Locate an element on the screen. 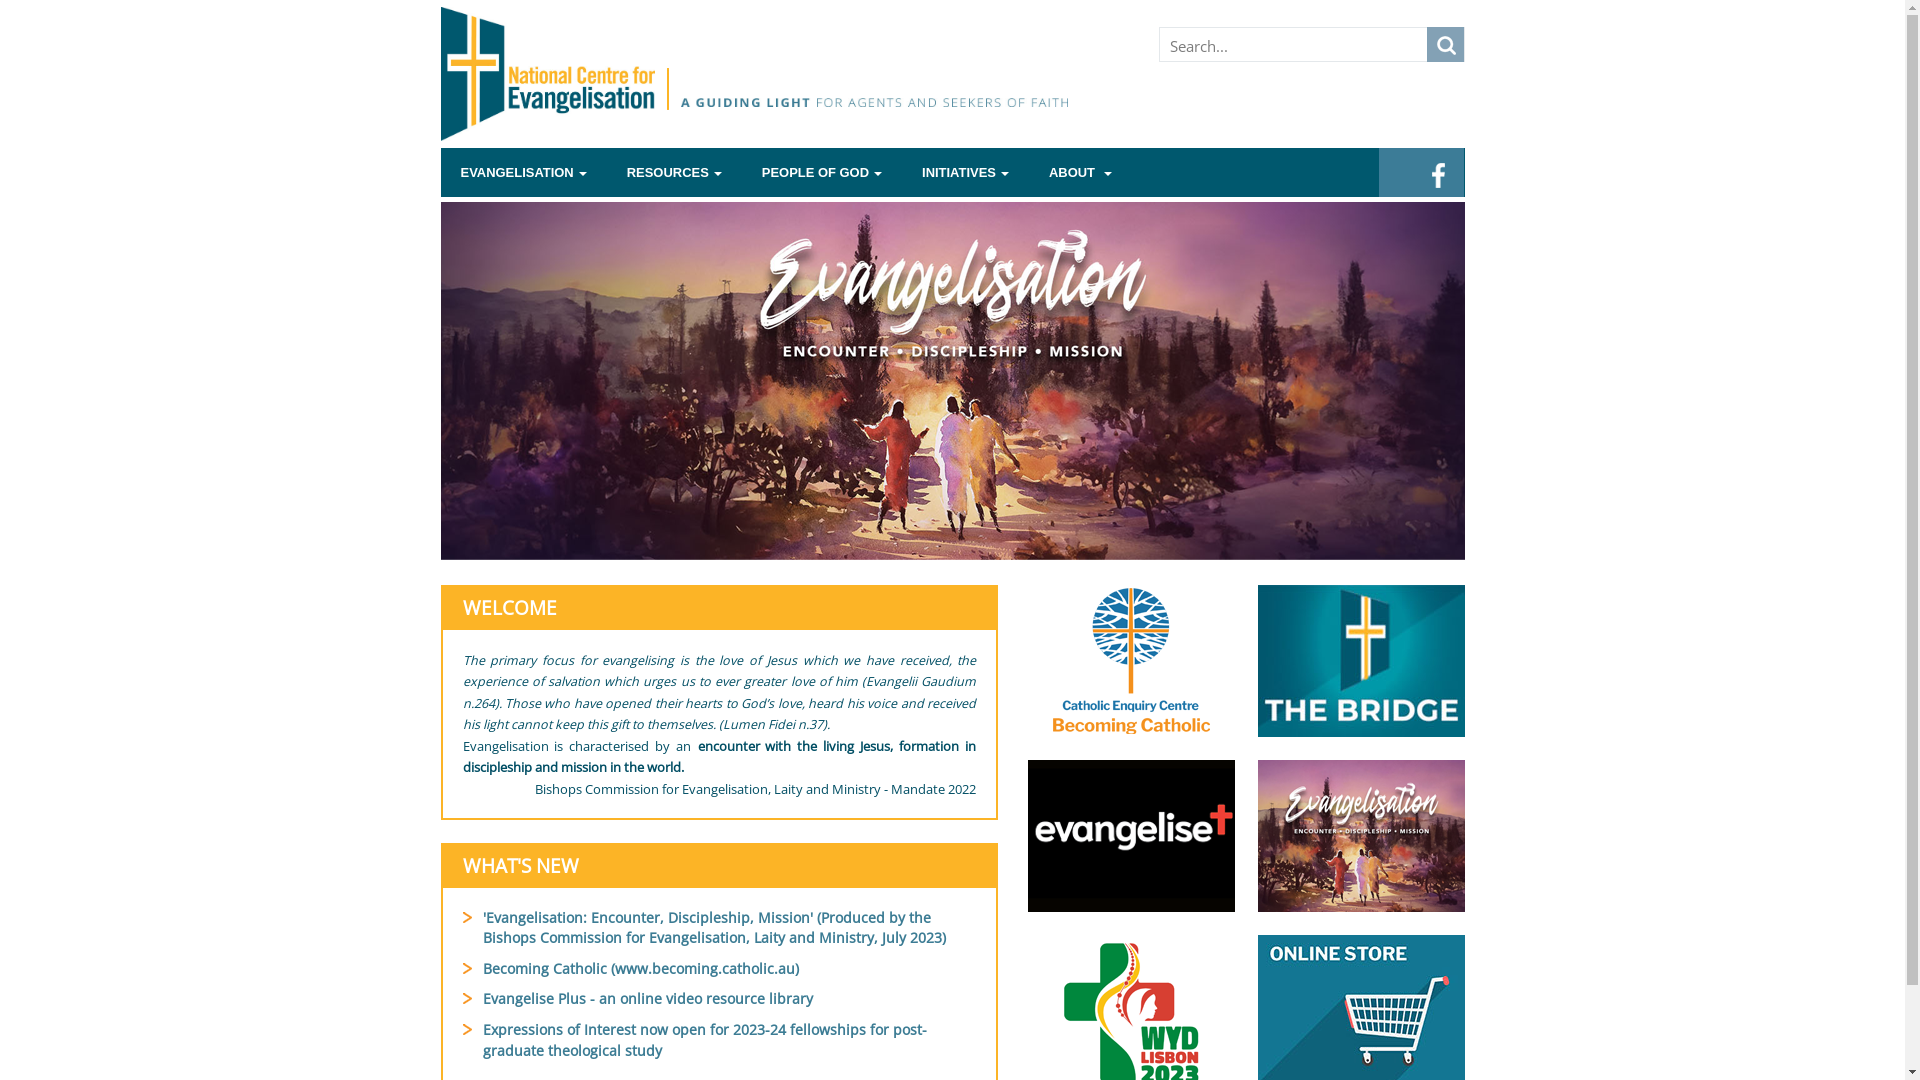 Image resolution: width=1920 pixels, height=1080 pixels. 'SEARCH' is located at coordinates (1444, 44).